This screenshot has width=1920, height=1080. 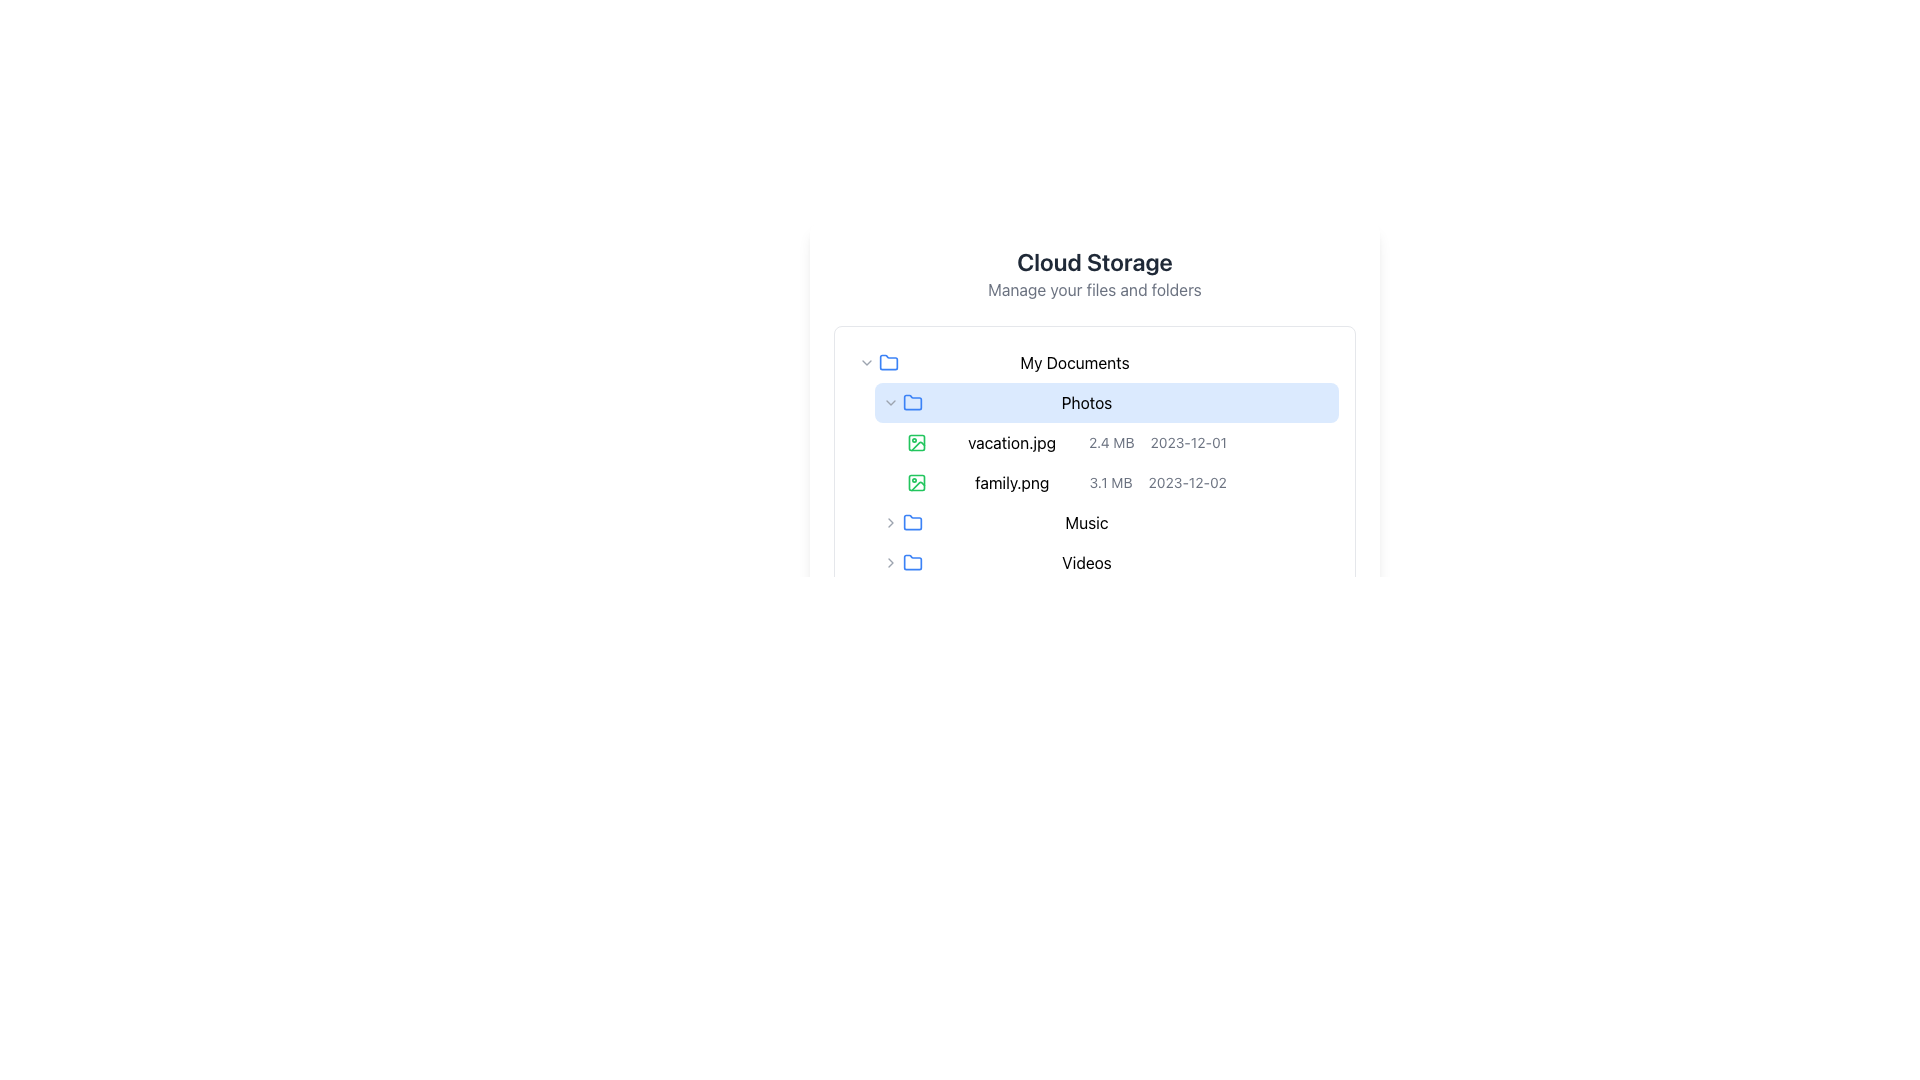 What do you see at coordinates (1093, 462) in the screenshot?
I see `the File navigation panel, which is a main component of the cloud storage interface located below the headers 'Cloud Storage' and 'Manage your files and folders'` at bounding box center [1093, 462].